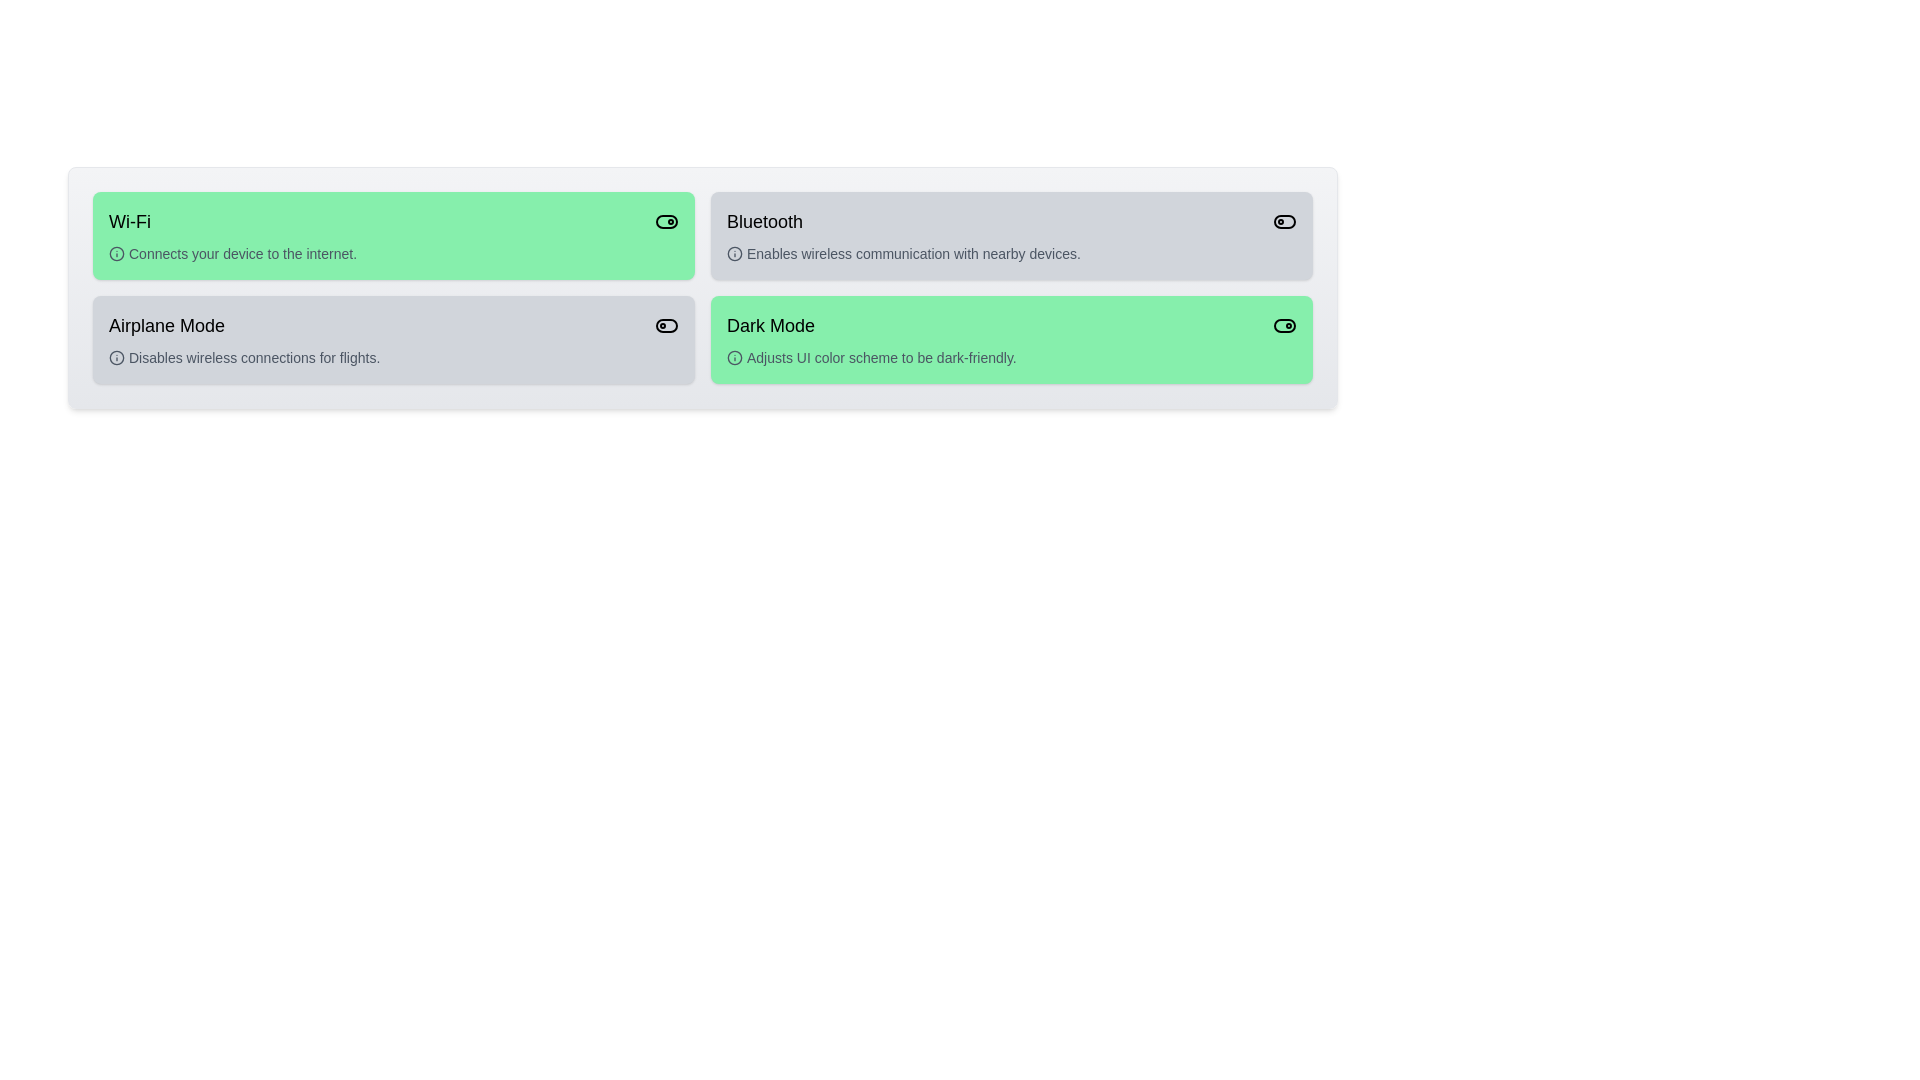 The image size is (1920, 1080). I want to click on the card for Bluetooth, so click(1012, 234).